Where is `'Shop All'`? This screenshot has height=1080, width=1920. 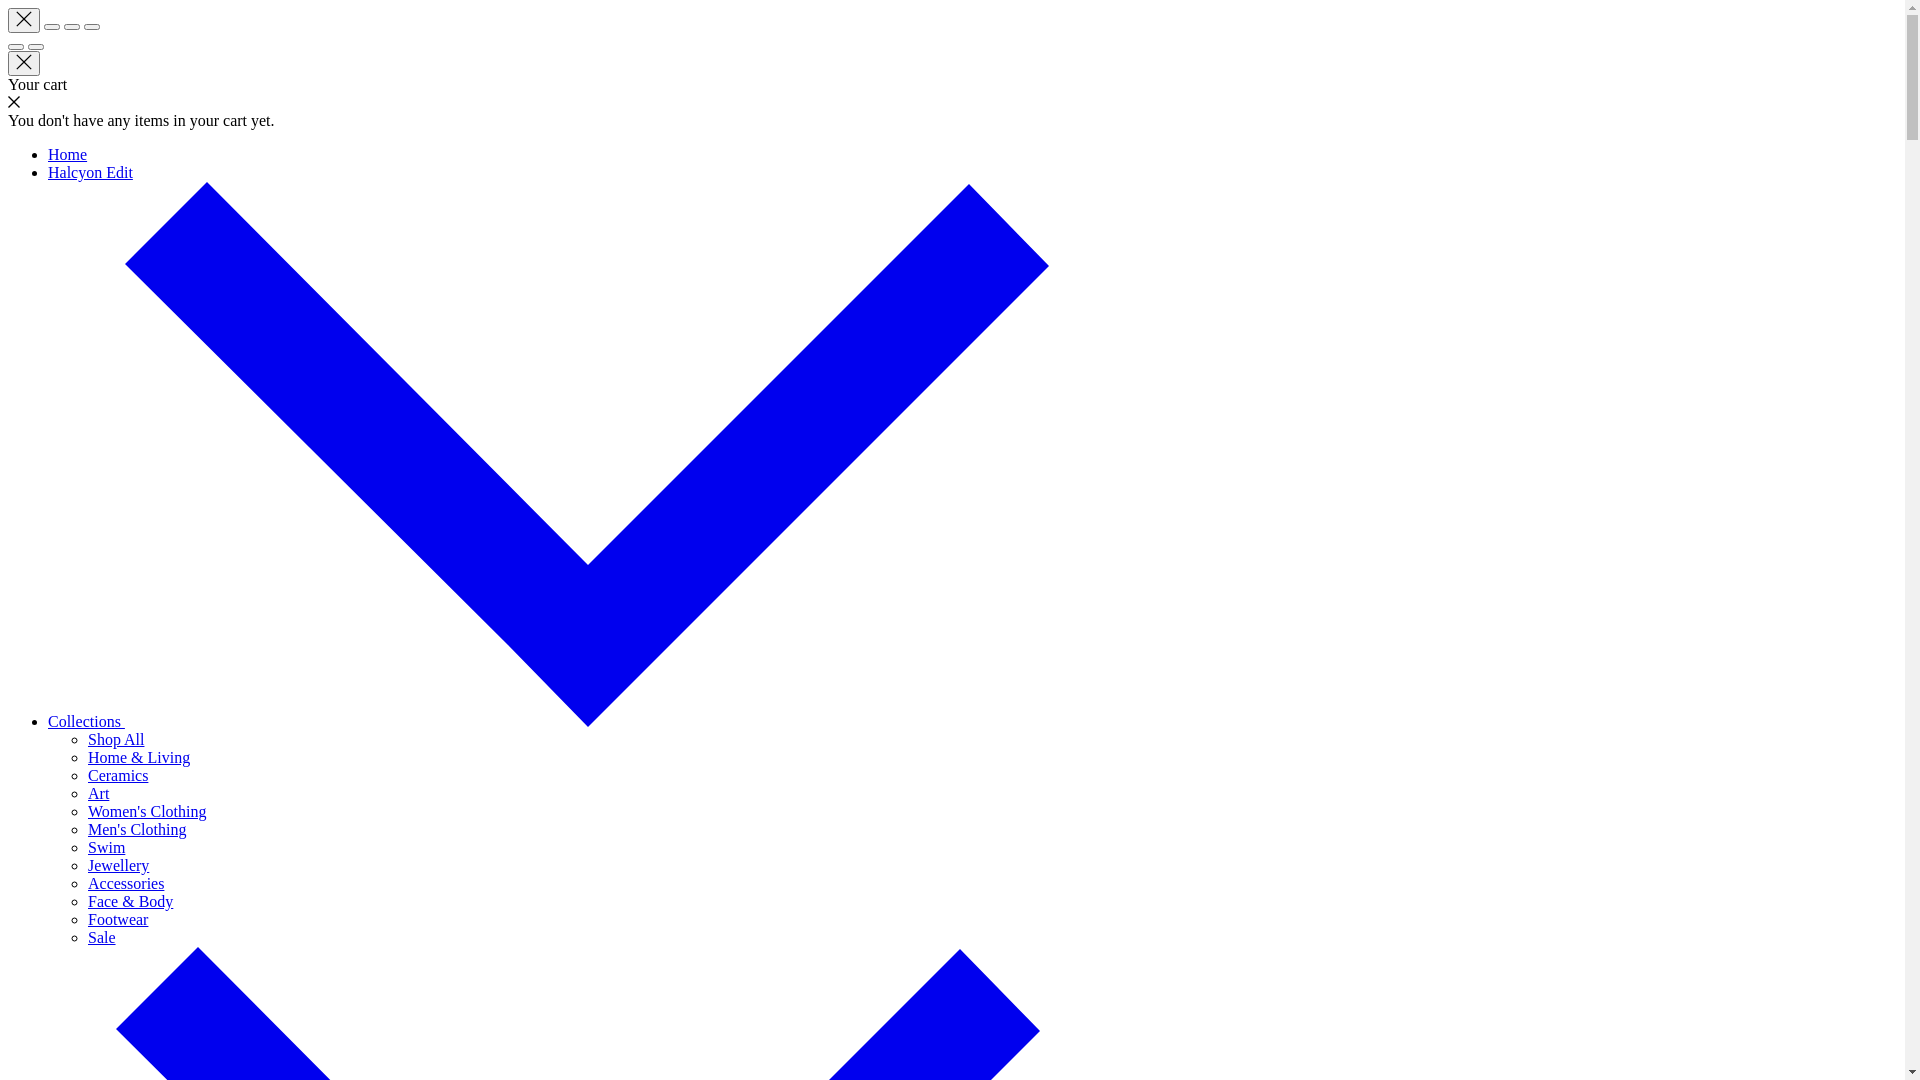
'Shop All' is located at coordinates (114, 739).